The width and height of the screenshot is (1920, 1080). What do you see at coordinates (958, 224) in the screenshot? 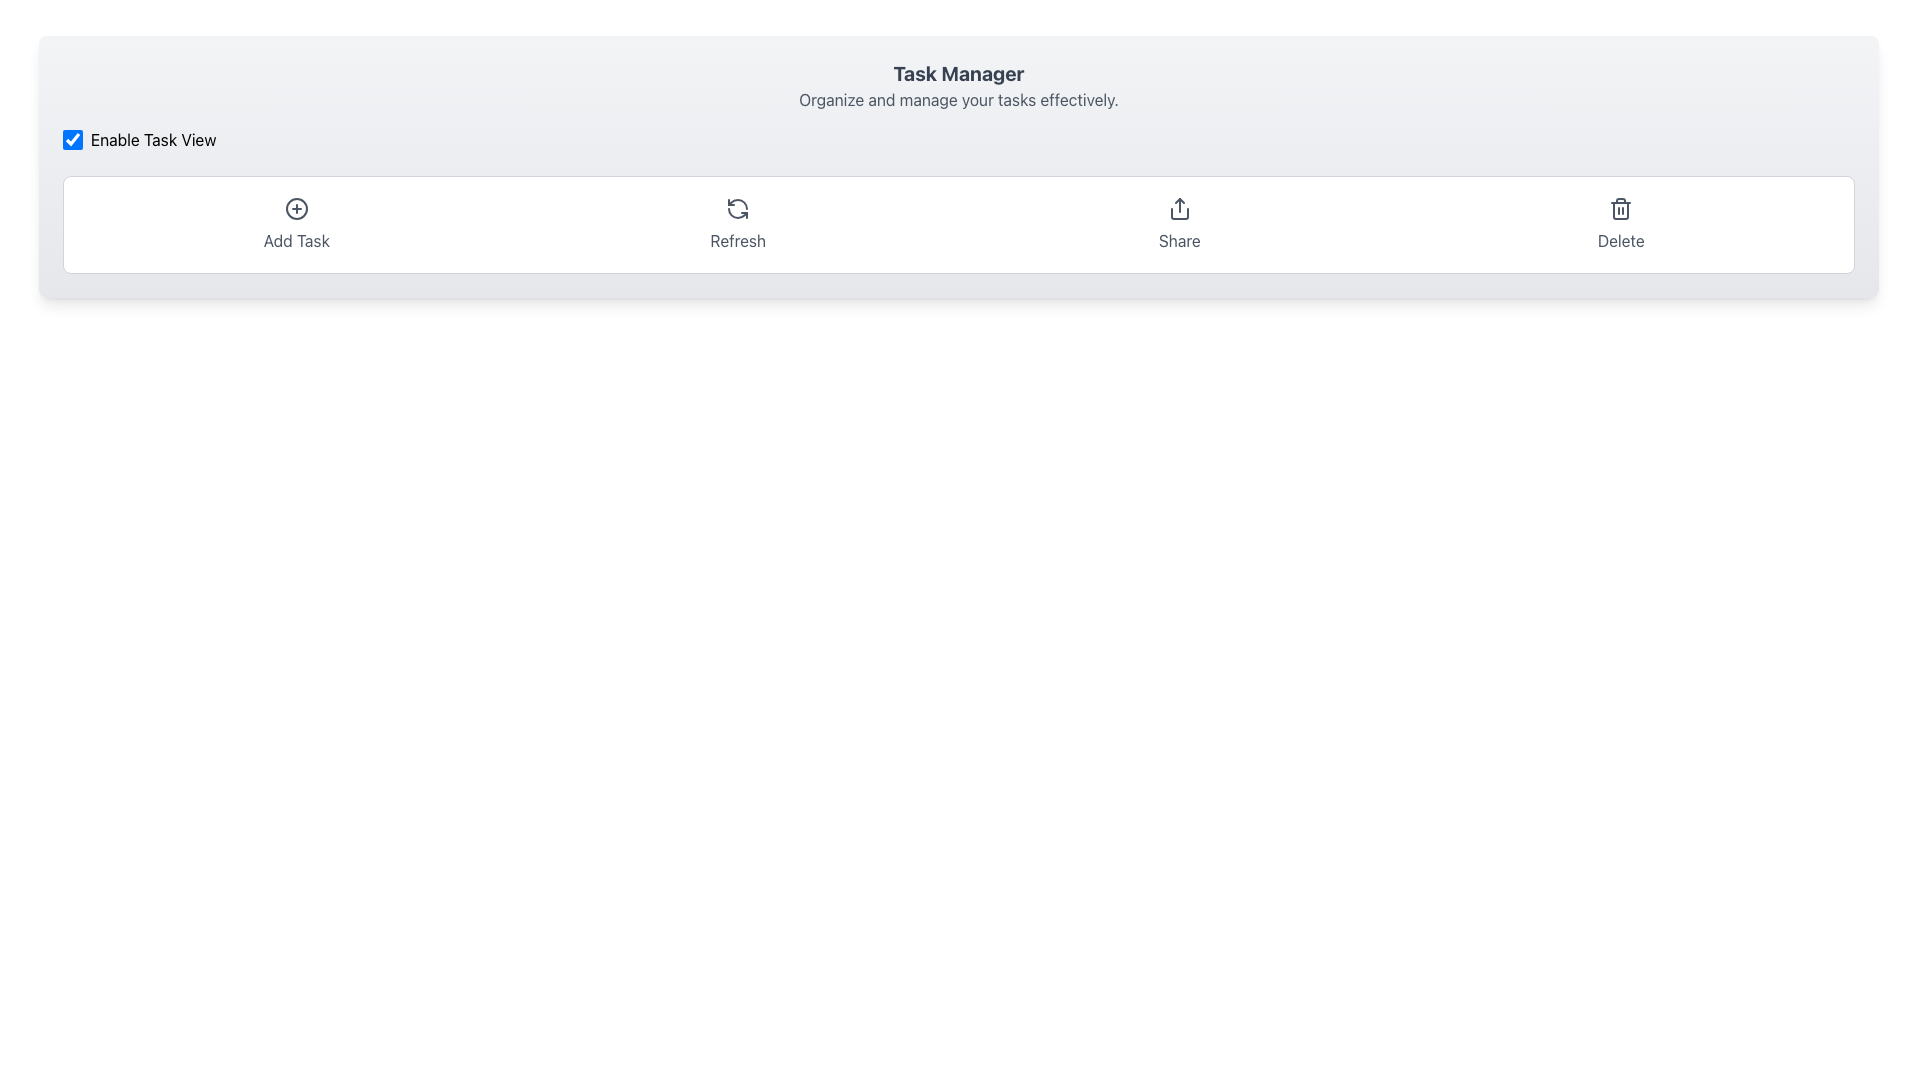
I see `the 'Delete' section of the Toolbar` at bounding box center [958, 224].